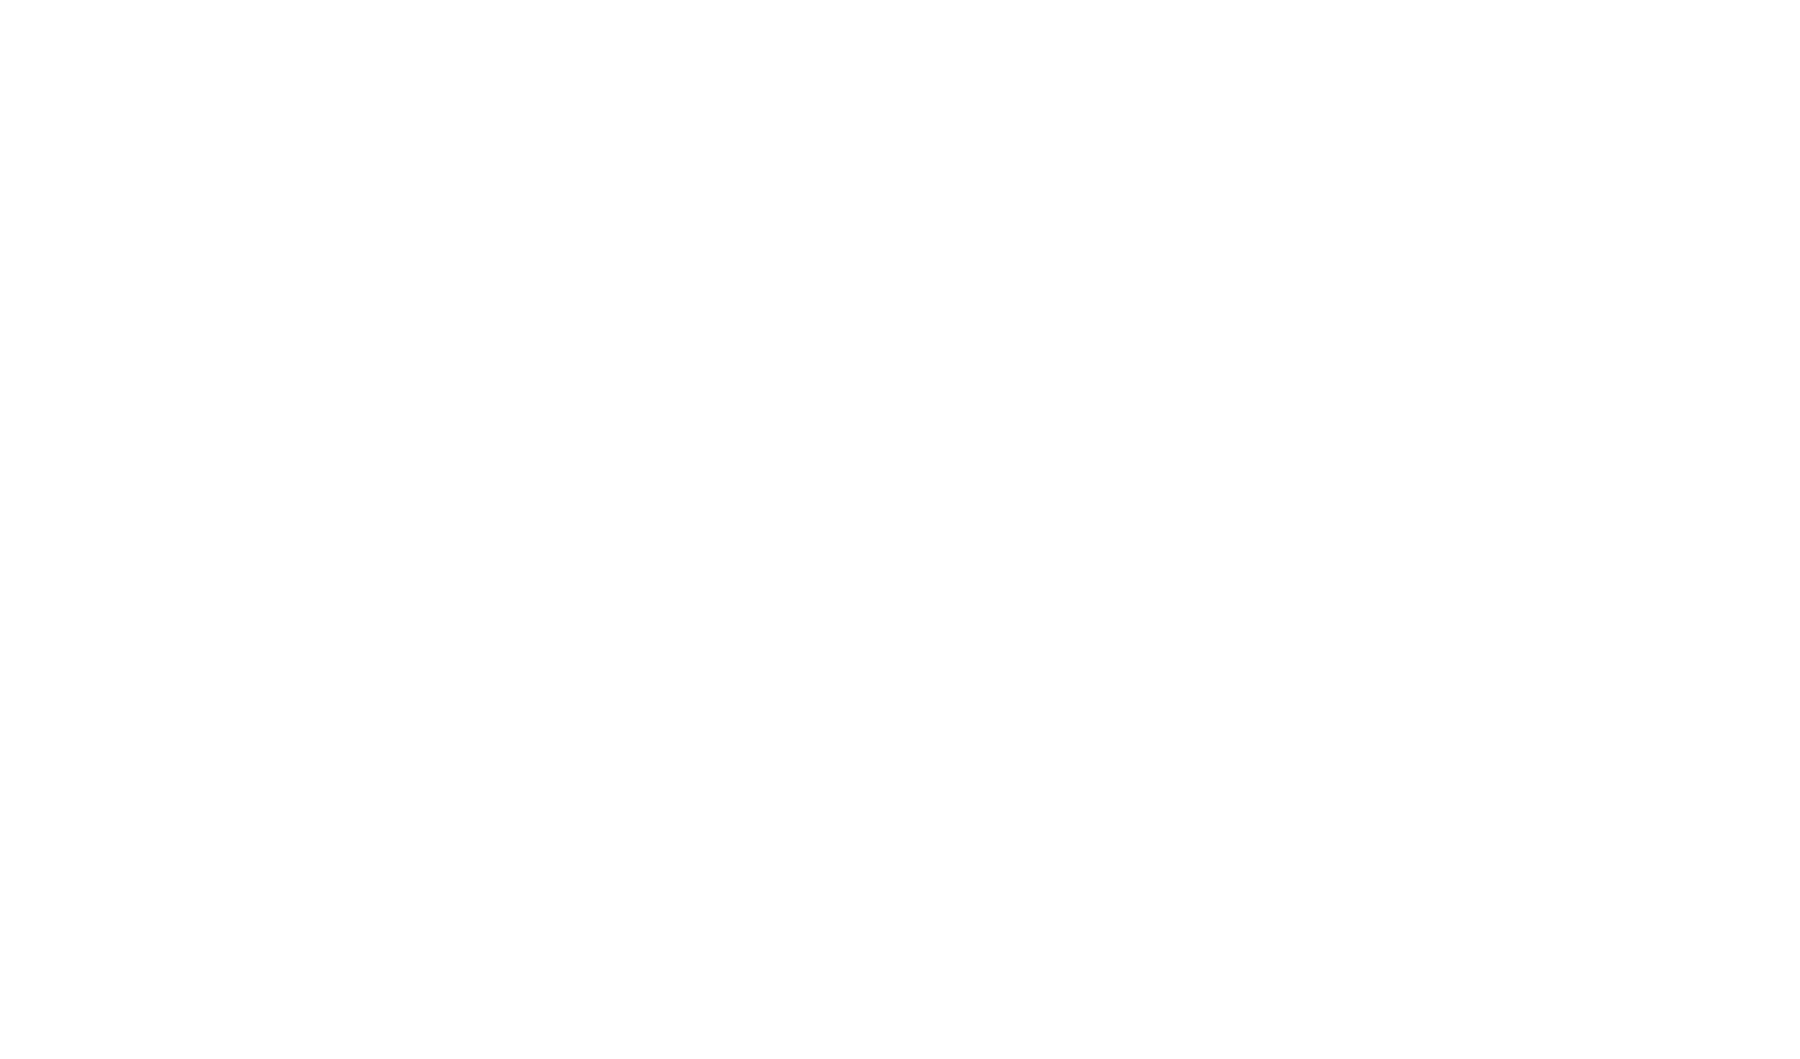 The width and height of the screenshot is (1800, 1059). I want to click on 'The Hotel', so click(899, 256).